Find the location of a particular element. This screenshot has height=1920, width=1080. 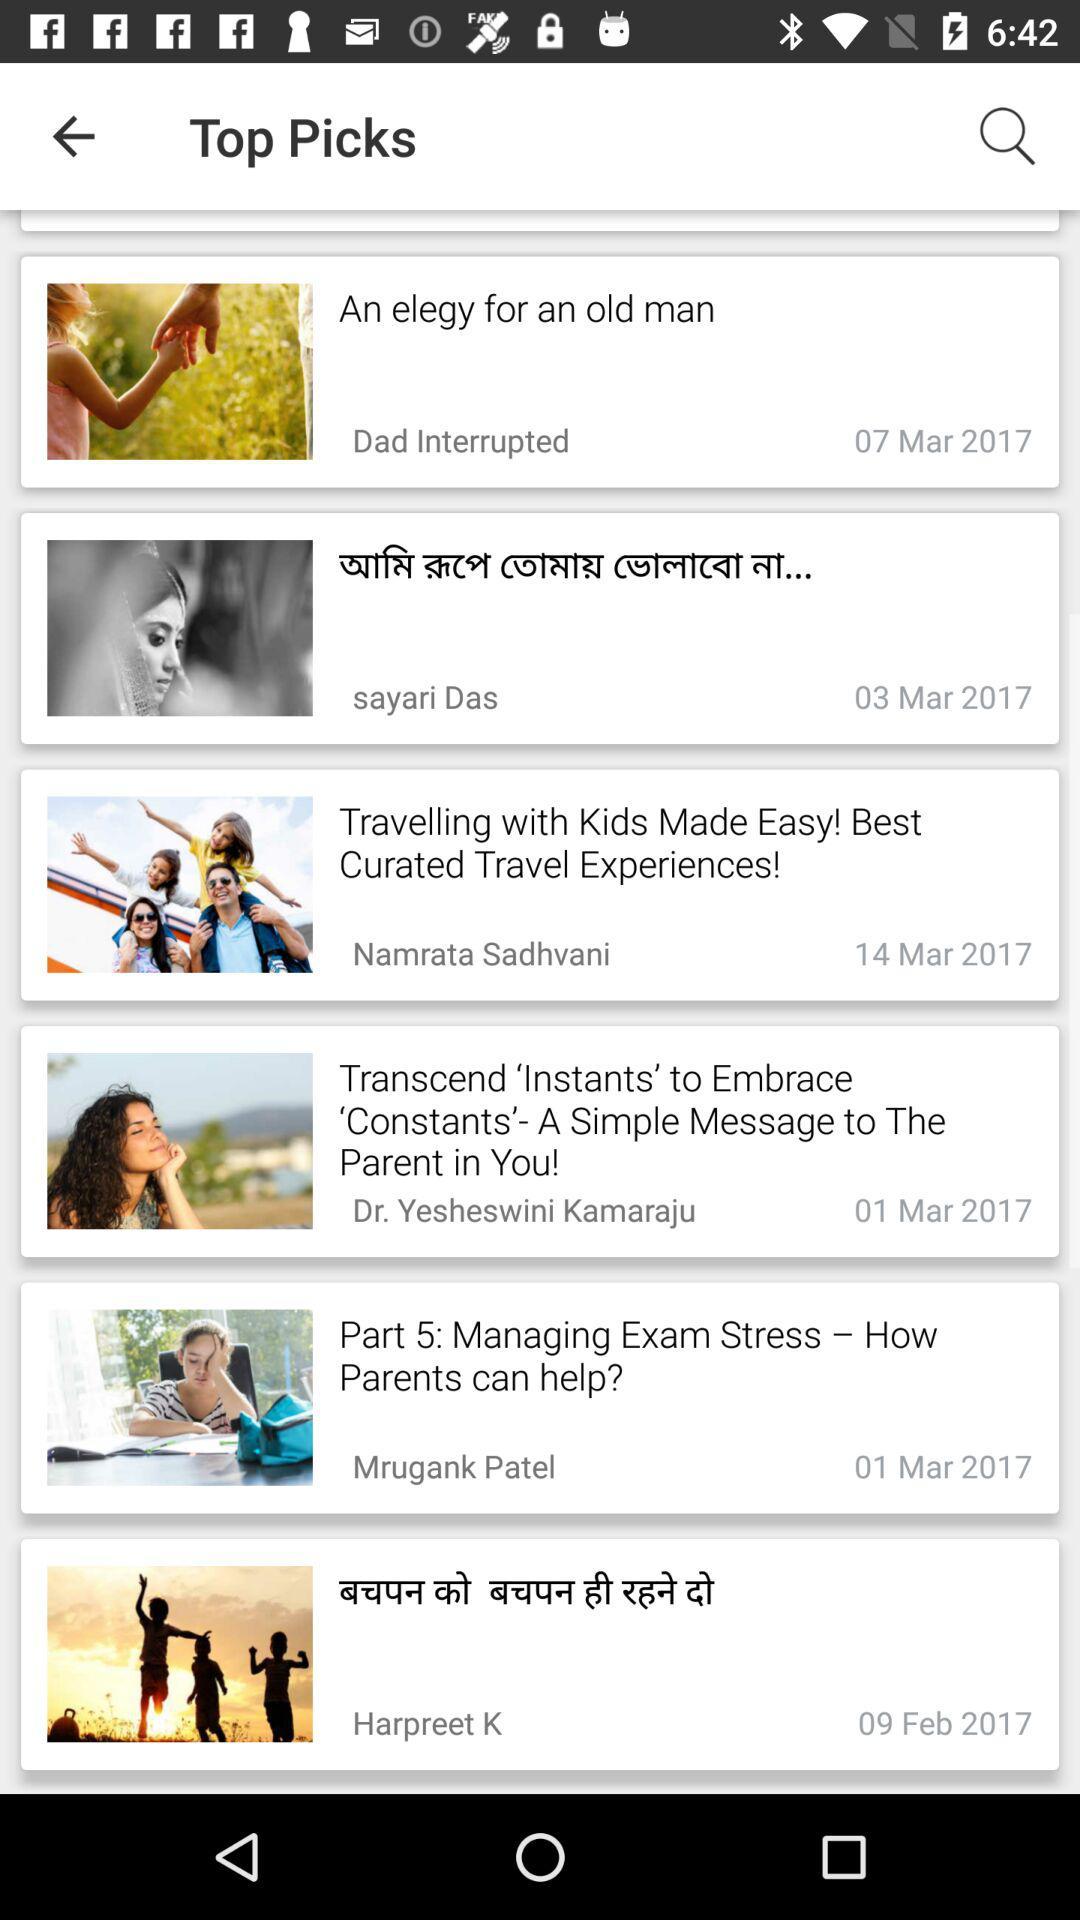

harpreet k icon is located at coordinates (426, 1716).